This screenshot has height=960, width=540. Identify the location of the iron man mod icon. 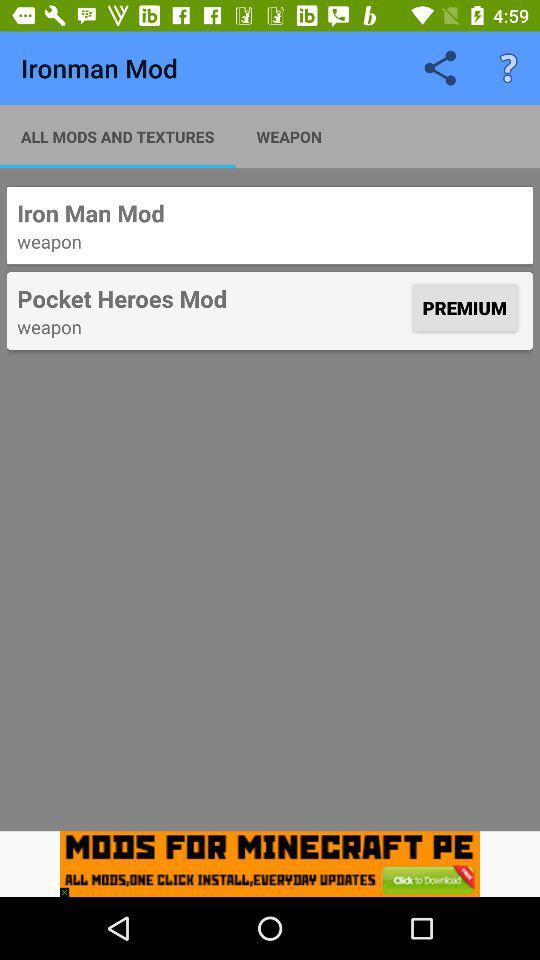
(270, 213).